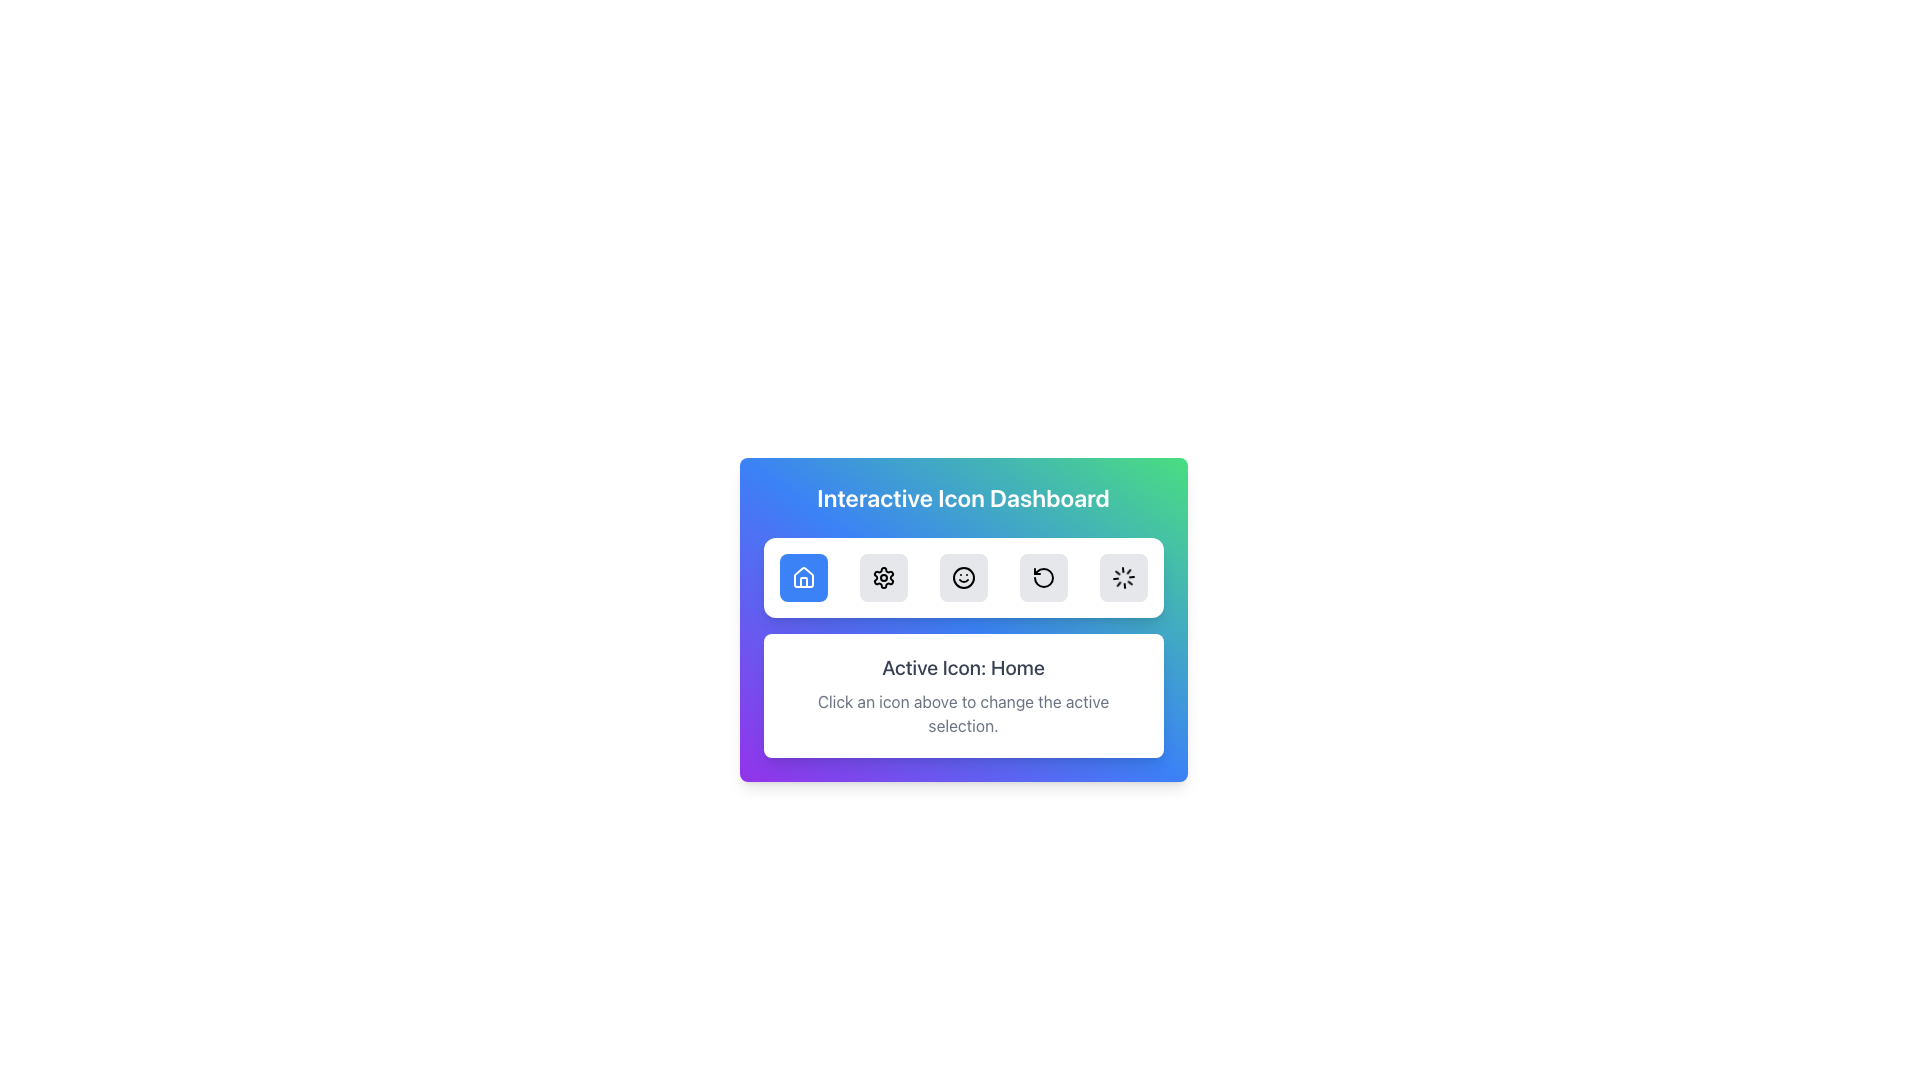 Image resolution: width=1920 pixels, height=1080 pixels. I want to click on the main body of the house icon, which is styled with a simple stroke and rounded shape, so click(803, 577).